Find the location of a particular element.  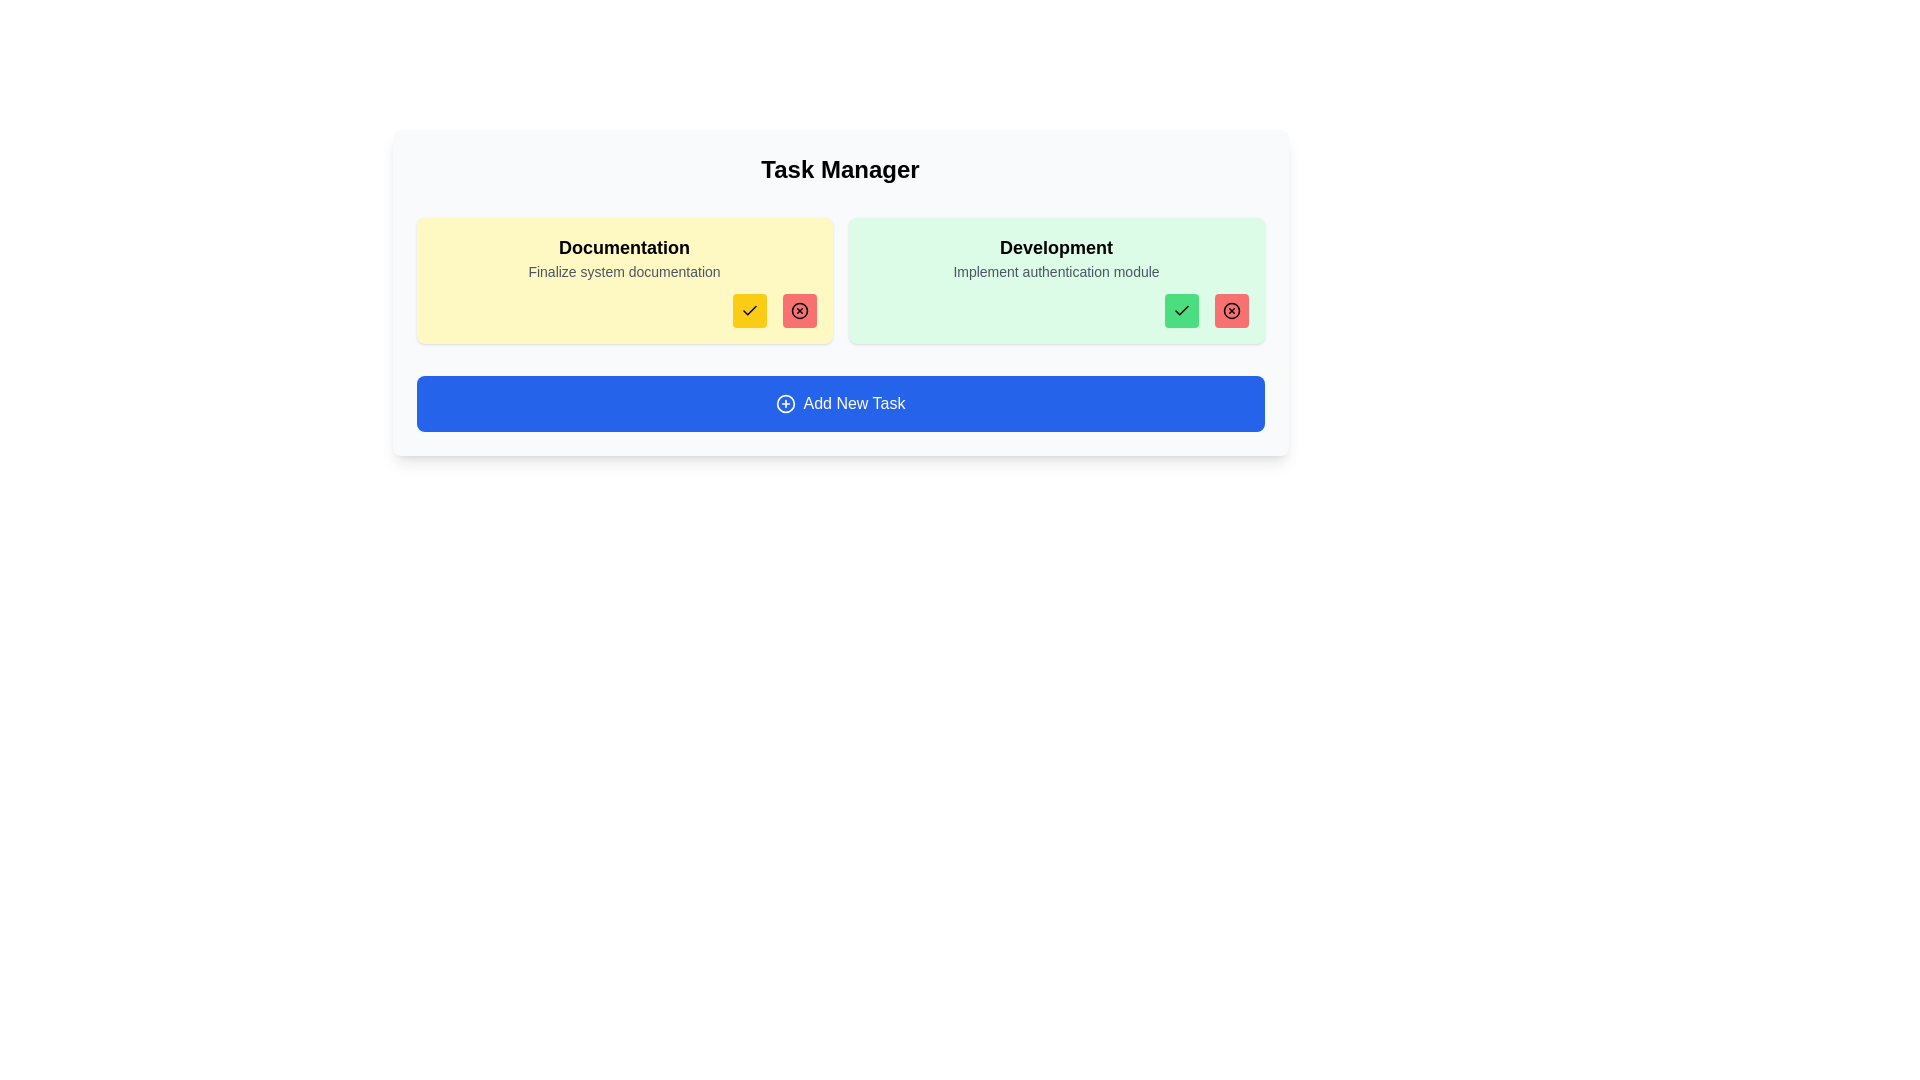

the button located at the top-right corner of the 'Development' column to approve the associated task is located at coordinates (1181, 311).